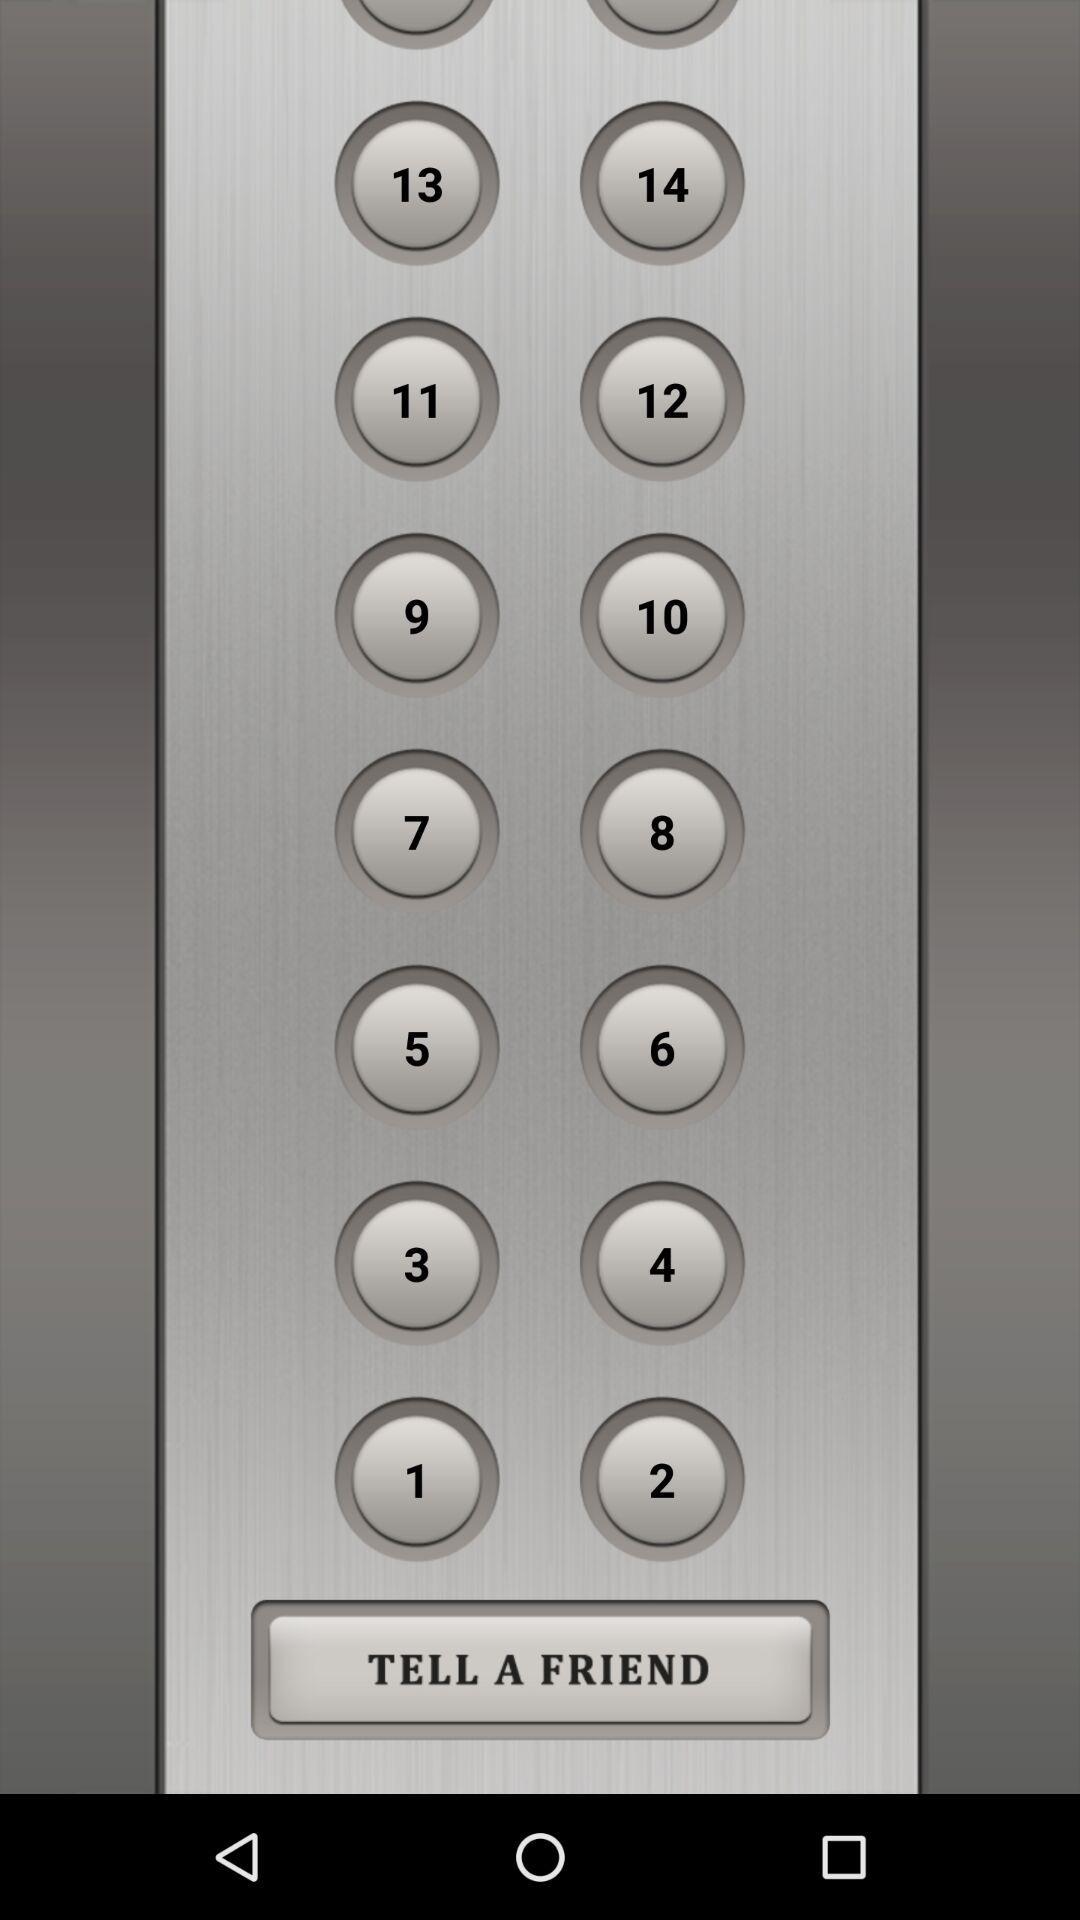 This screenshot has width=1080, height=1920. Describe the element at coordinates (662, 1046) in the screenshot. I see `button to the right of the 5` at that location.